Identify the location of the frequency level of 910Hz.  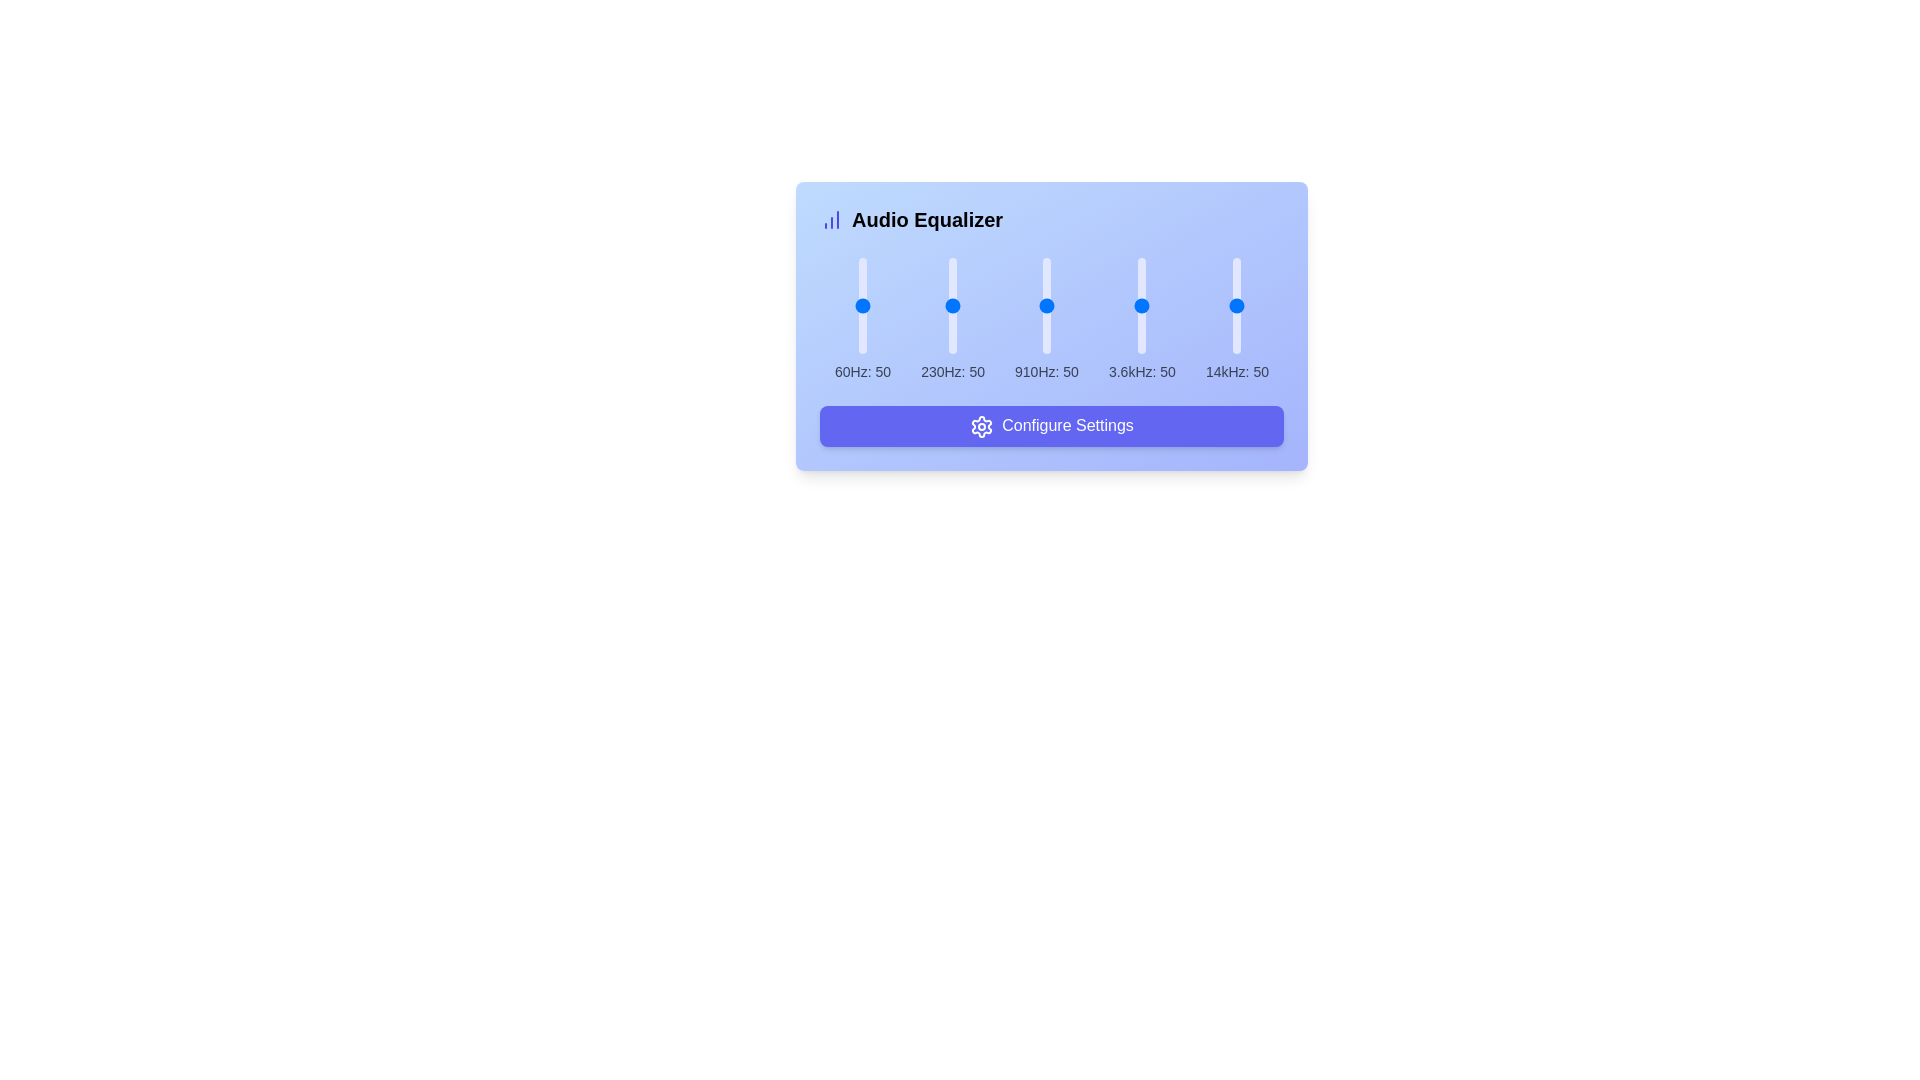
(1045, 314).